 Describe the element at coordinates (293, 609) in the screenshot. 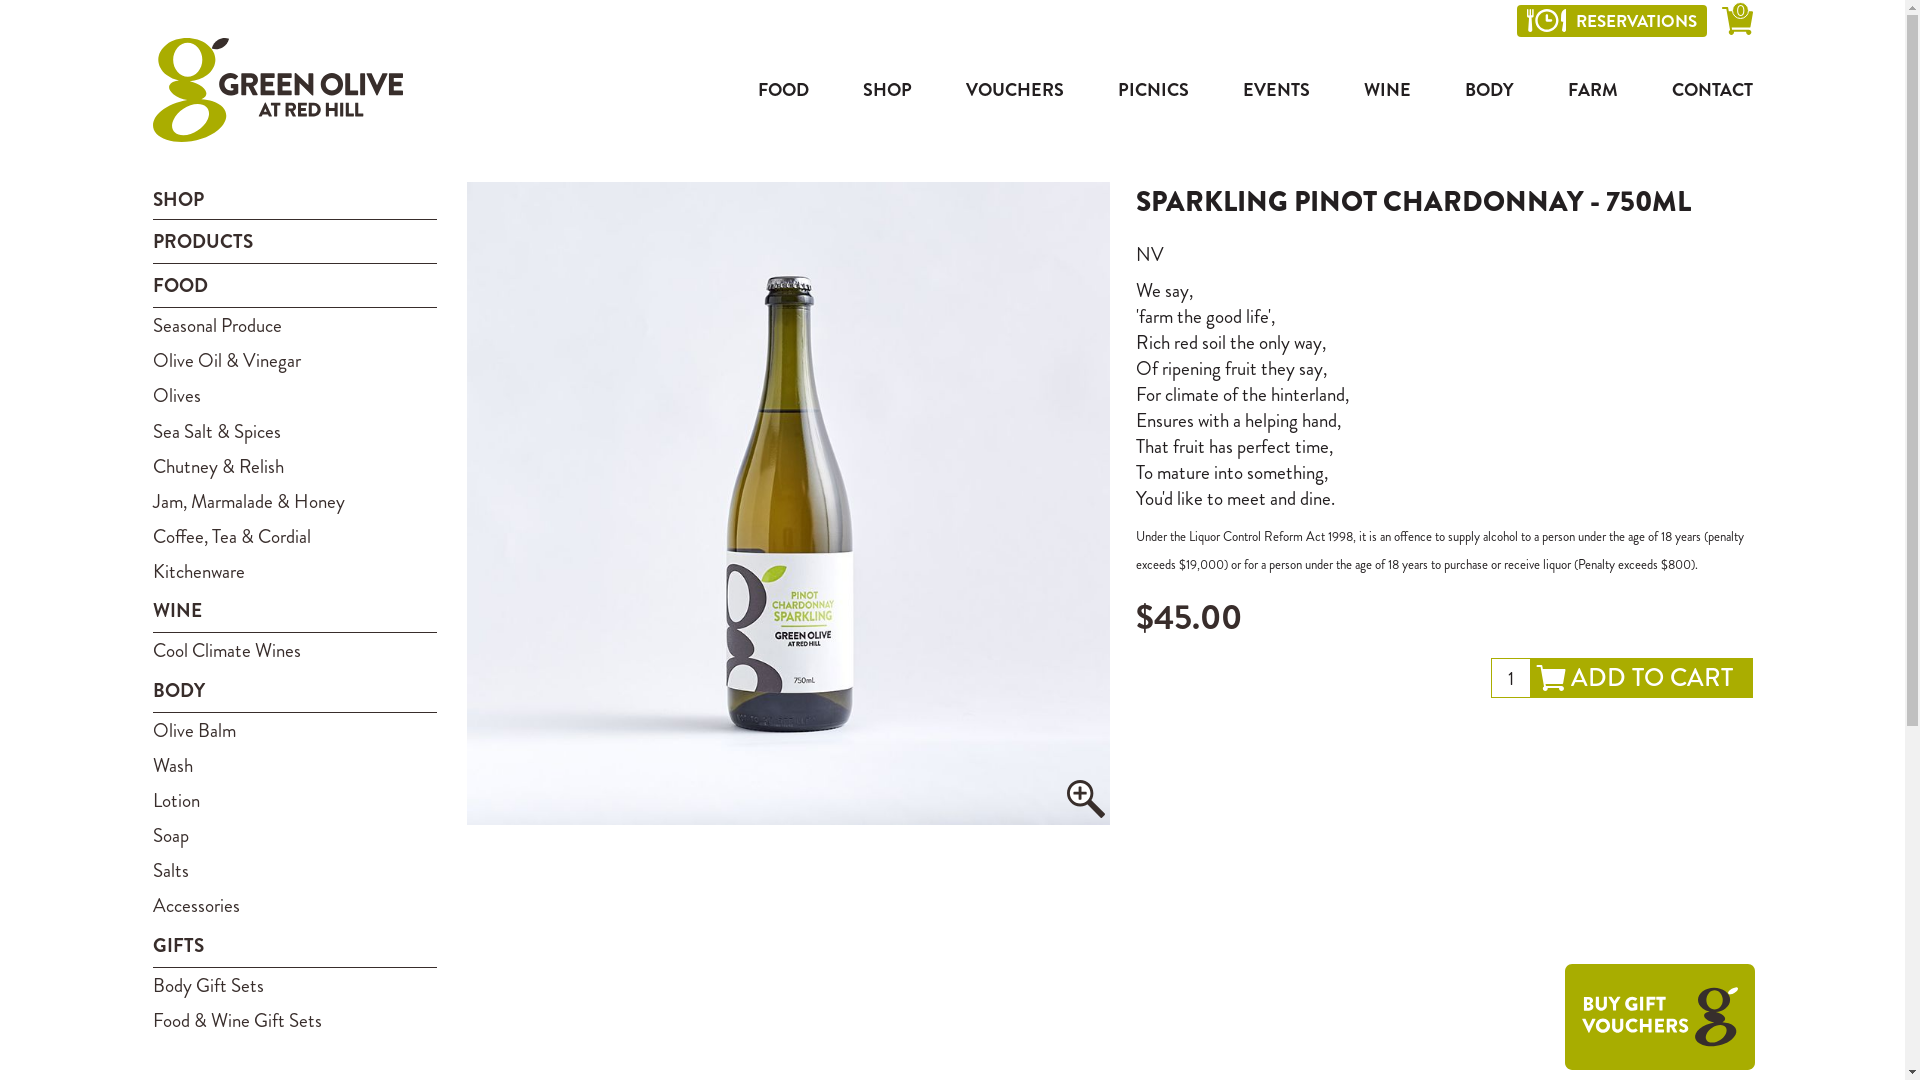

I see `'WINE'` at that location.